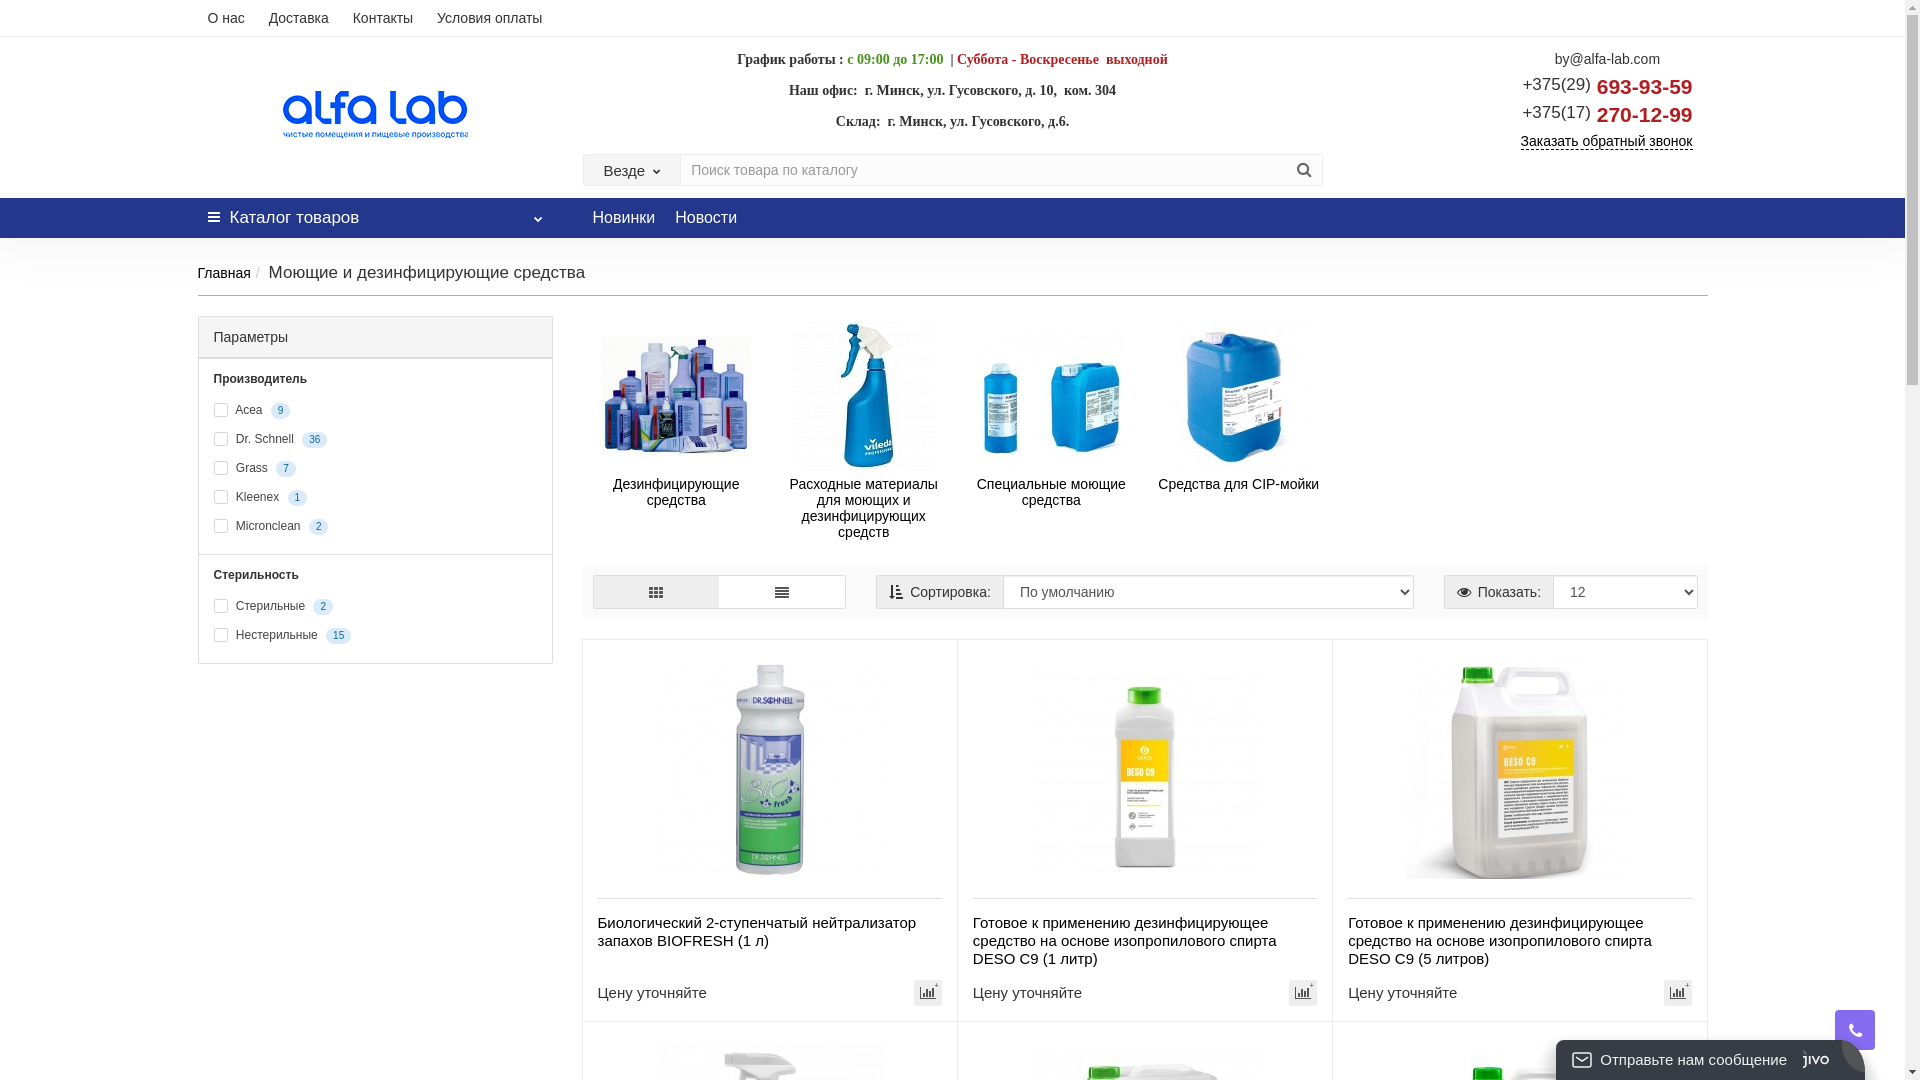 The image size is (1920, 1080). I want to click on '+375(29) 693-93-59', so click(1607, 85).